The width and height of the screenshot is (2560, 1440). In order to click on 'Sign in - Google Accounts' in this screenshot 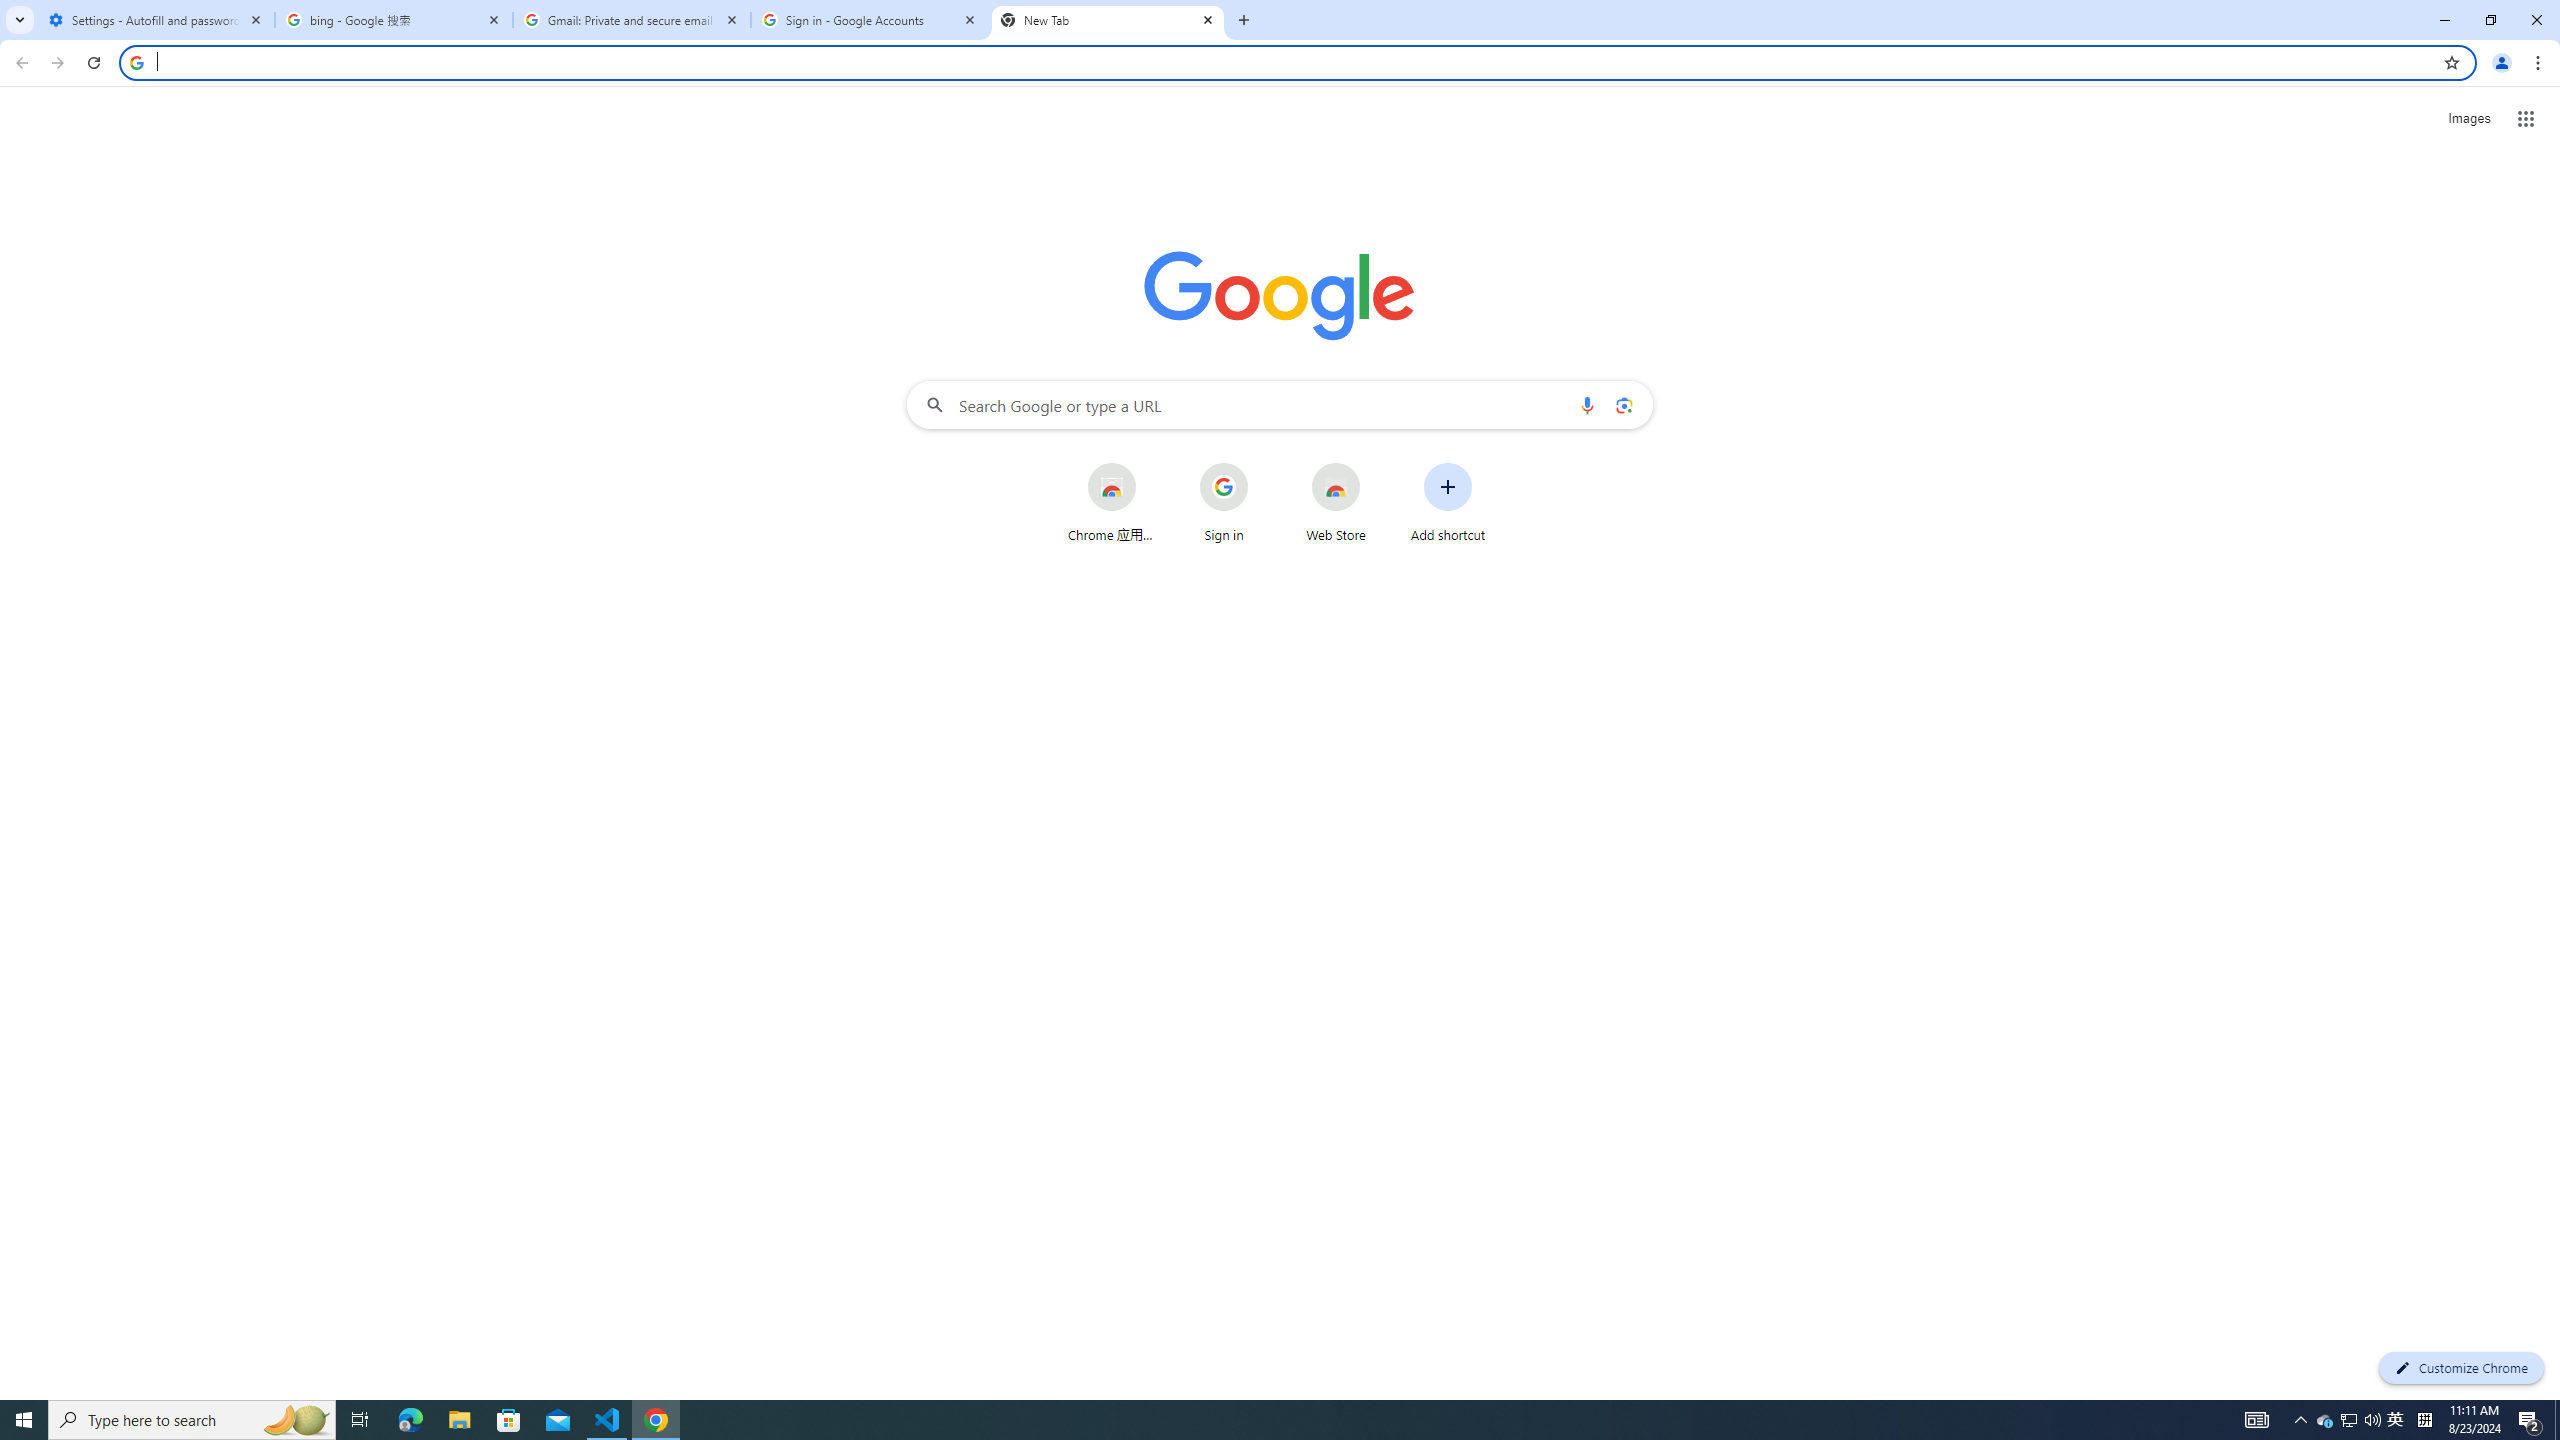, I will do `click(869, 19)`.